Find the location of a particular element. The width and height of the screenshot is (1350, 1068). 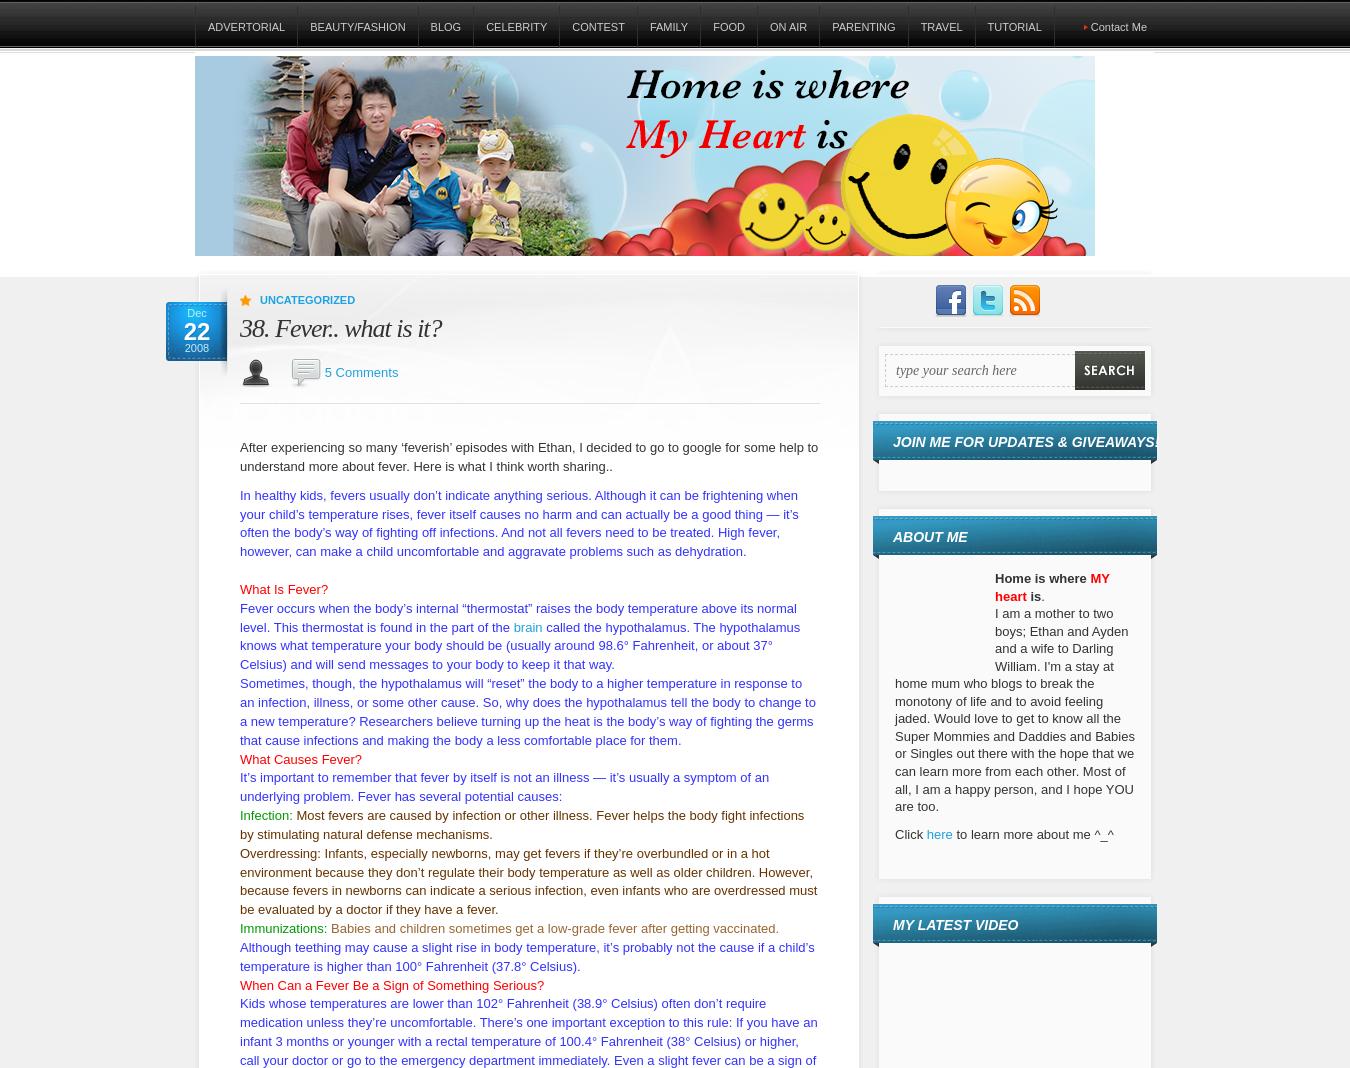

'I am a mother to two boys; Ethan and Ayden and a wife to Darling William. I'm a stay at home mum who blogs to break the monotony of life and to avoid feeling jaded. Would love to get to know all the Super Mommies and Daddies and Babies or Singles out there with the hope that we can learn more from each other. Most of all, I am a happy person, and I hope YOU are too.' is located at coordinates (1014, 710).